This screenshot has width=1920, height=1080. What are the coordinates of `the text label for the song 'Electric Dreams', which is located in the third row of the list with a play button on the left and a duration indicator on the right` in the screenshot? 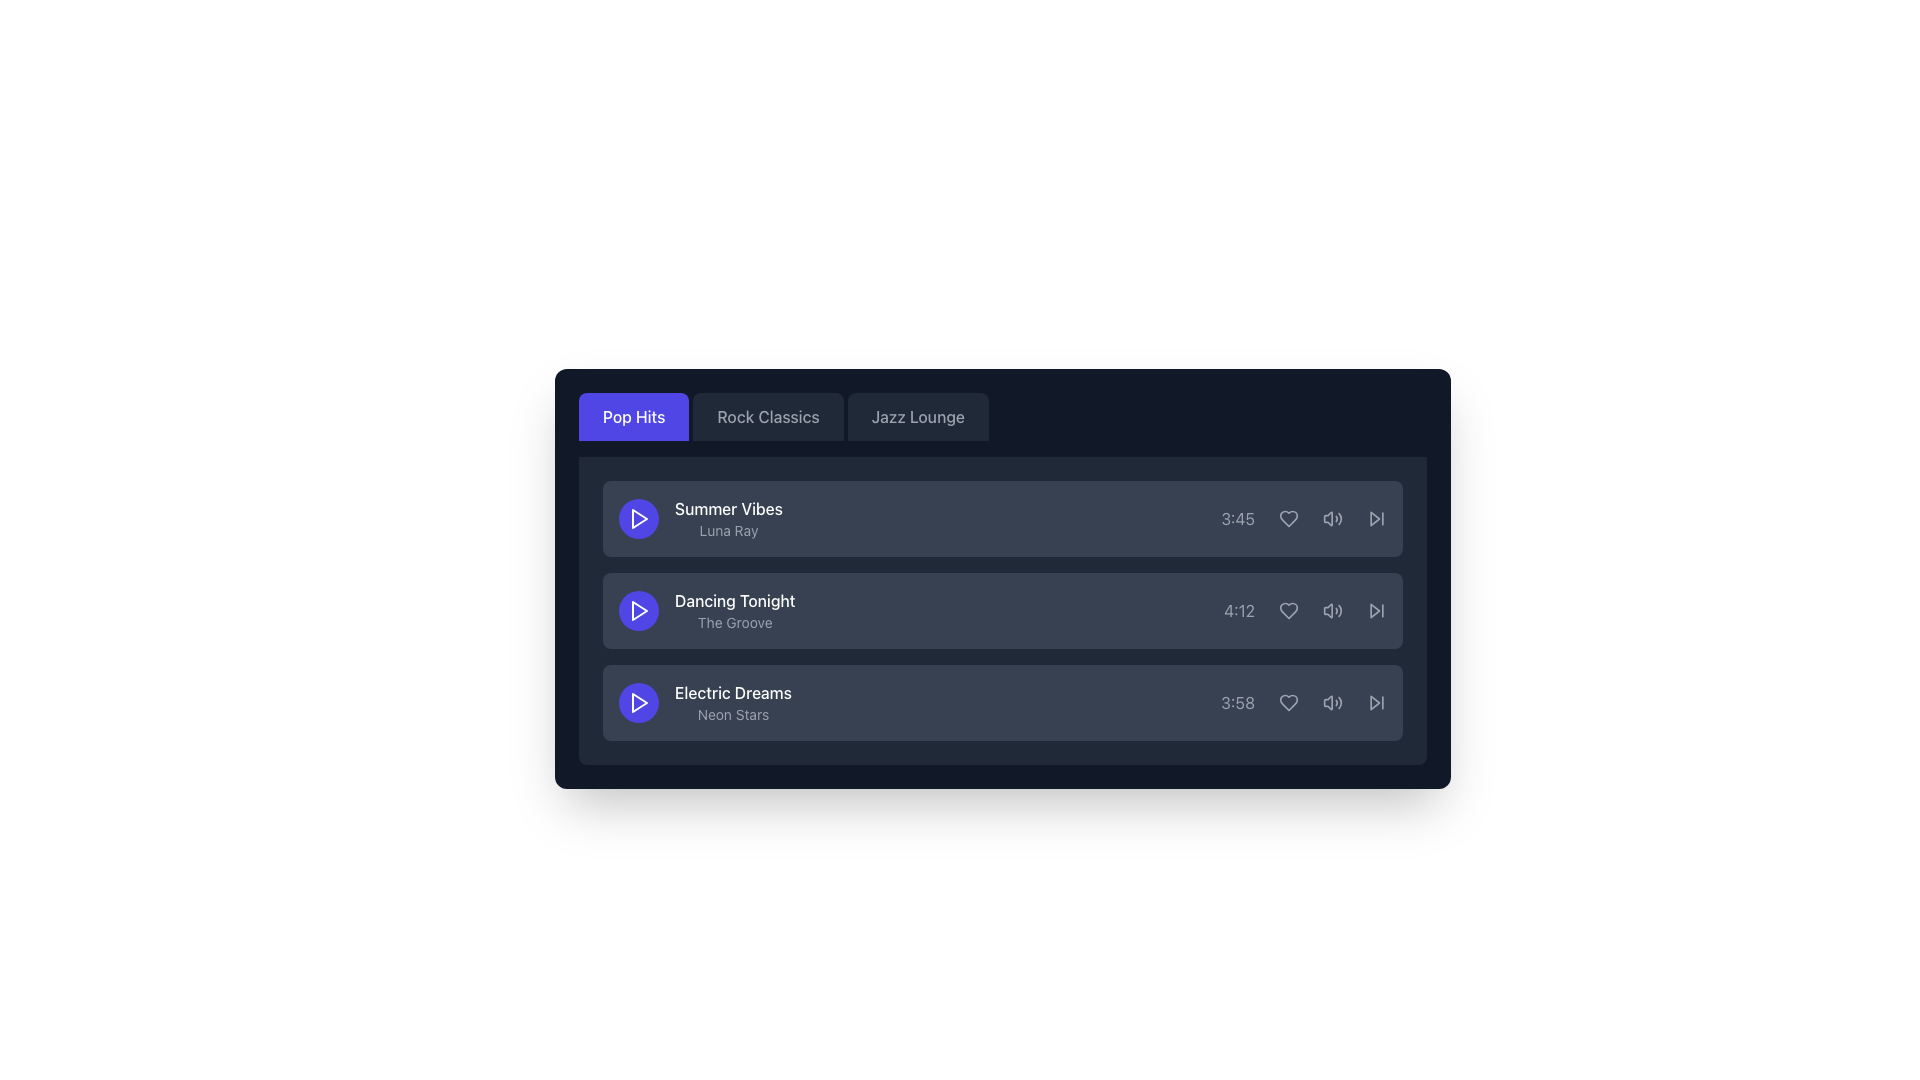 It's located at (732, 692).